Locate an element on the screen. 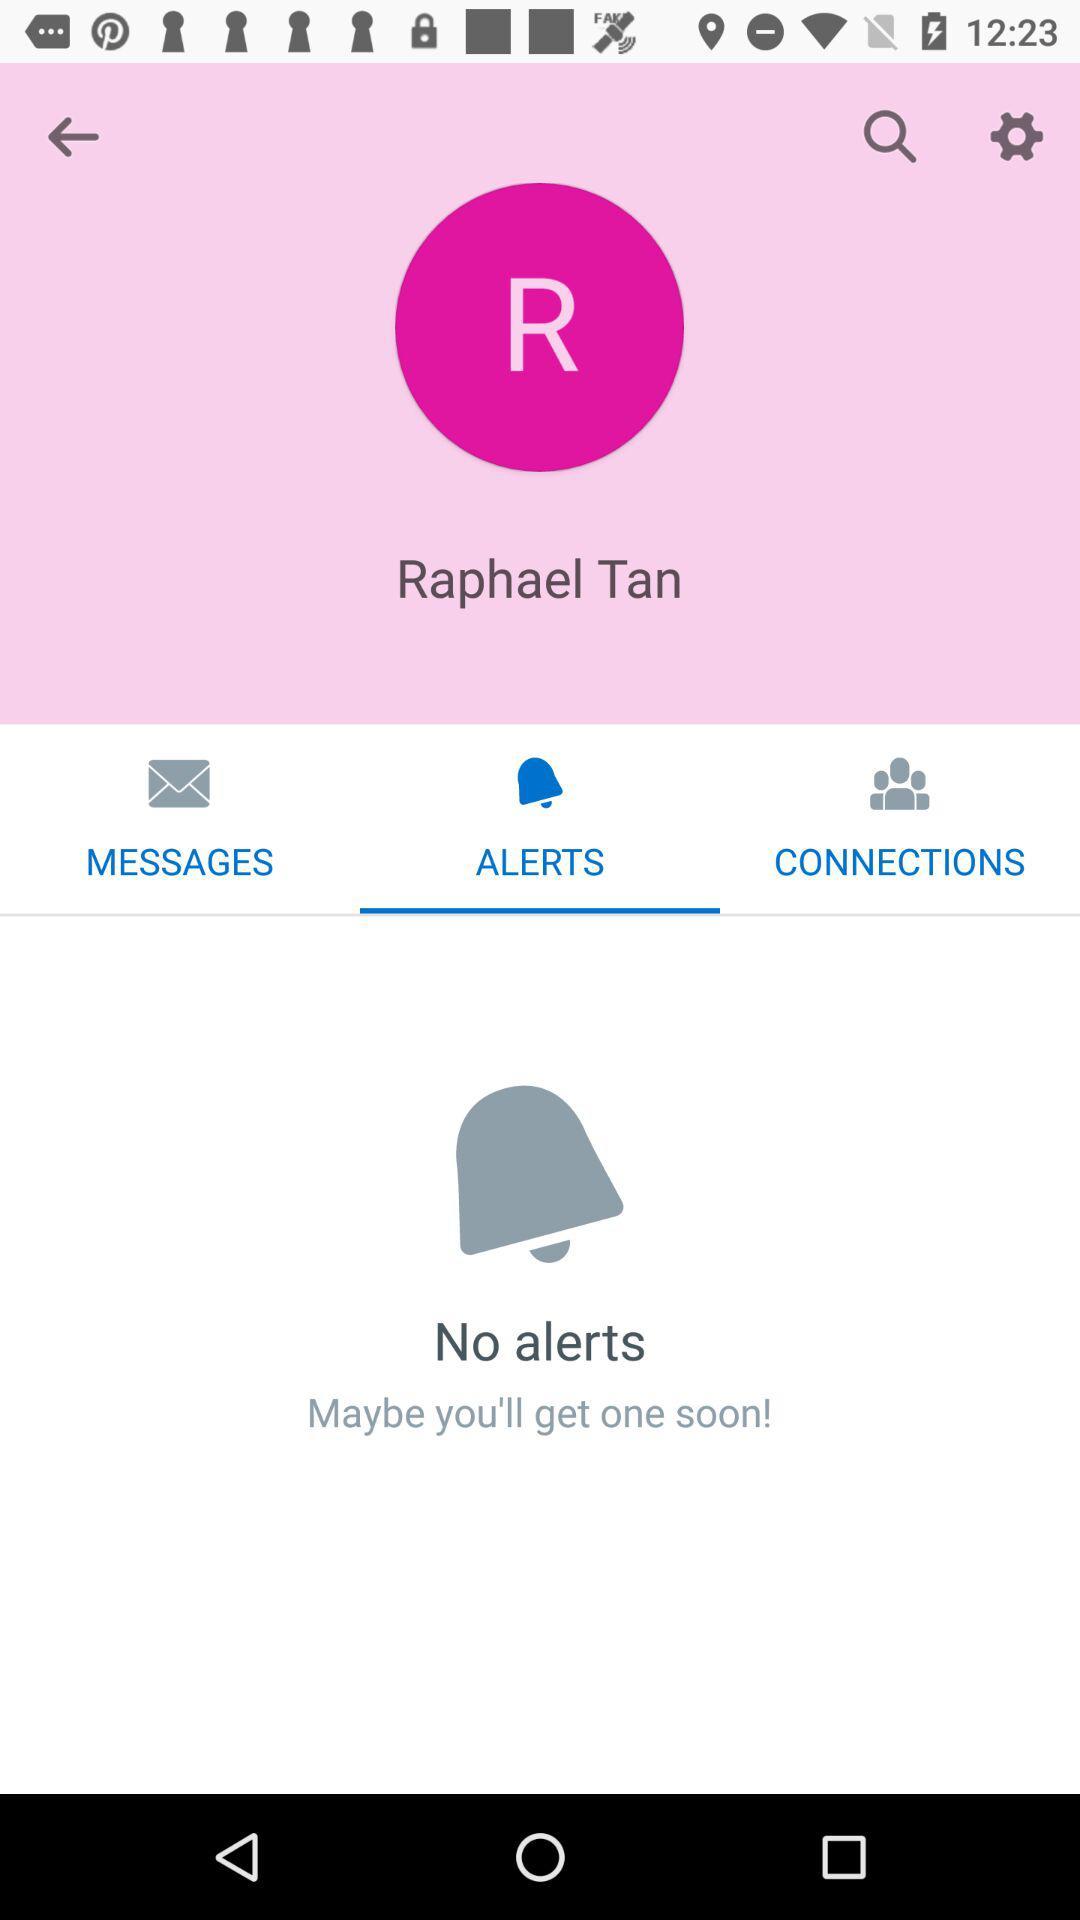  the icon of connections is located at coordinates (900, 782).